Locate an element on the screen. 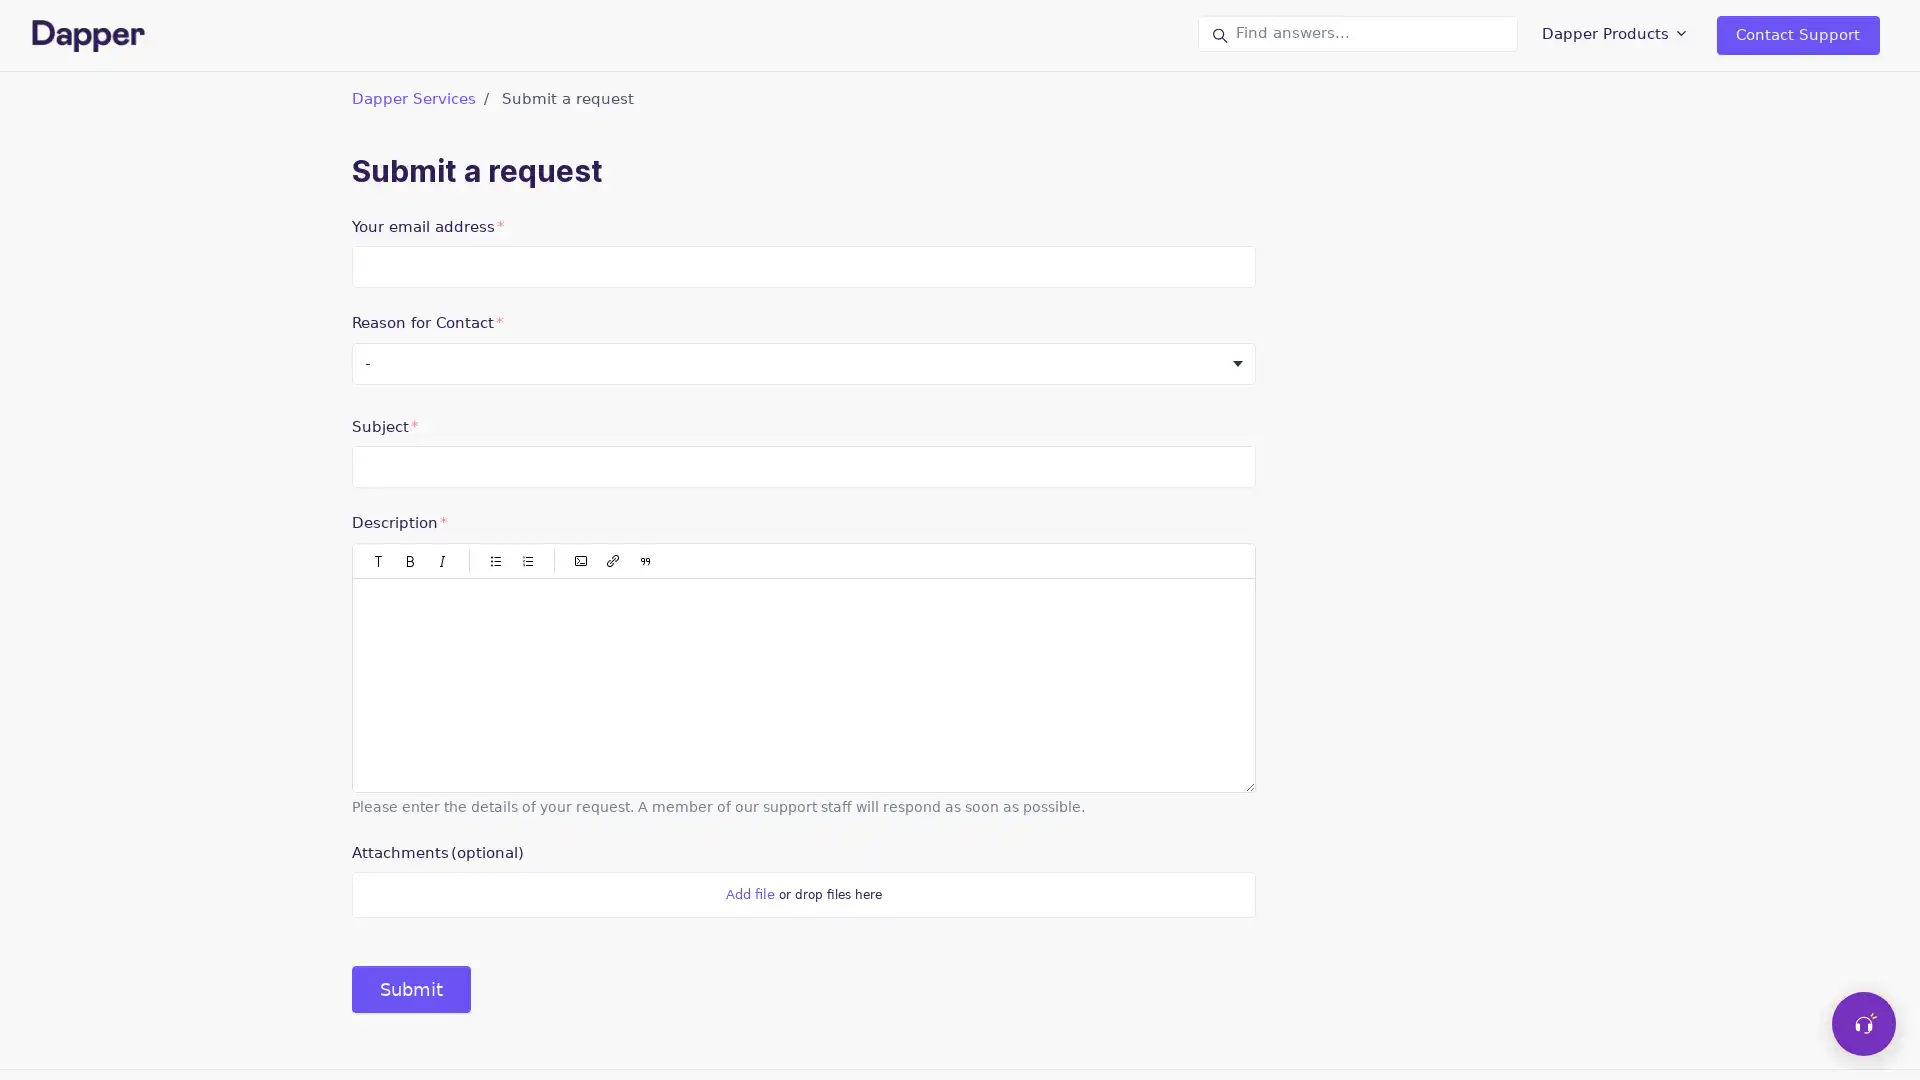 The image size is (1920, 1080). Choose Files is located at coordinates (397, 883).